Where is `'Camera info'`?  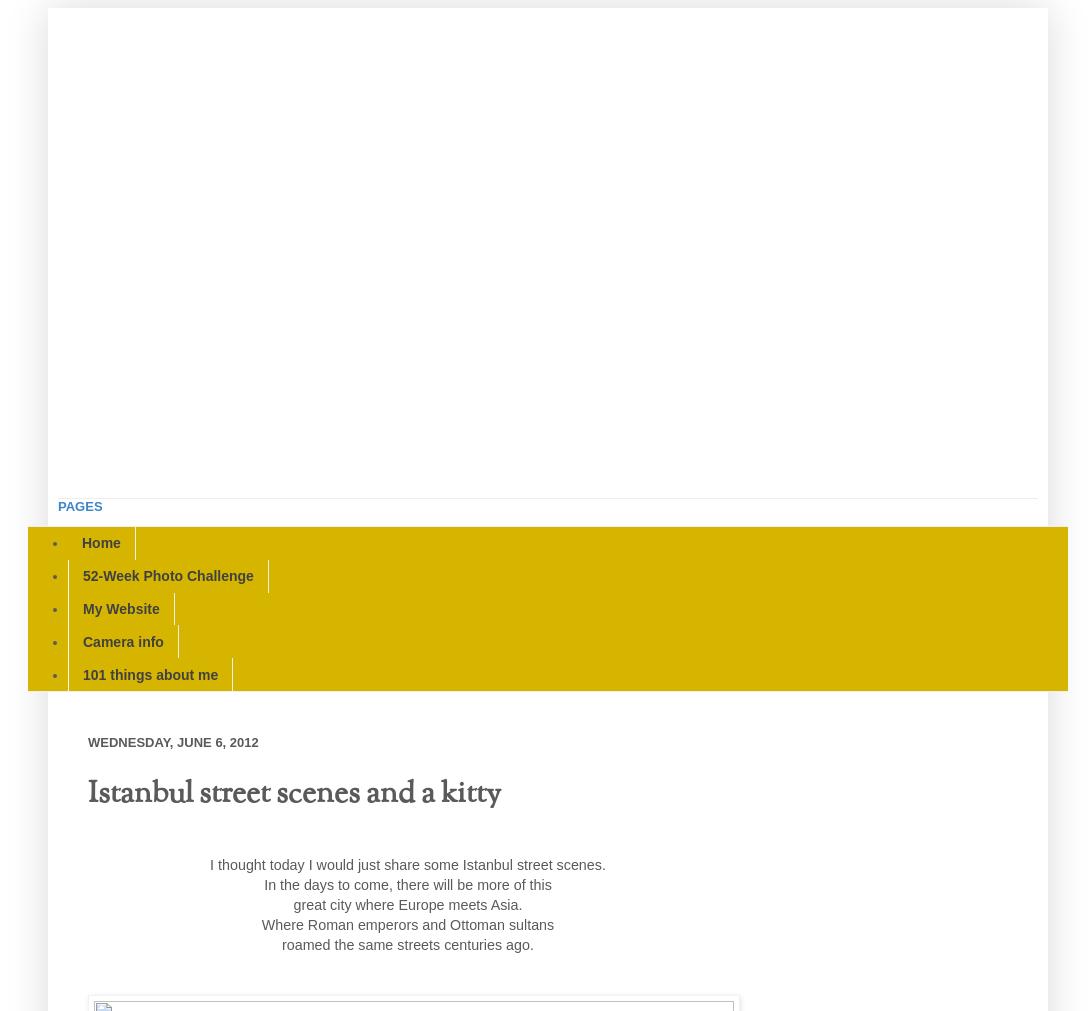 'Camera info' is located at coordinates (123, 640).